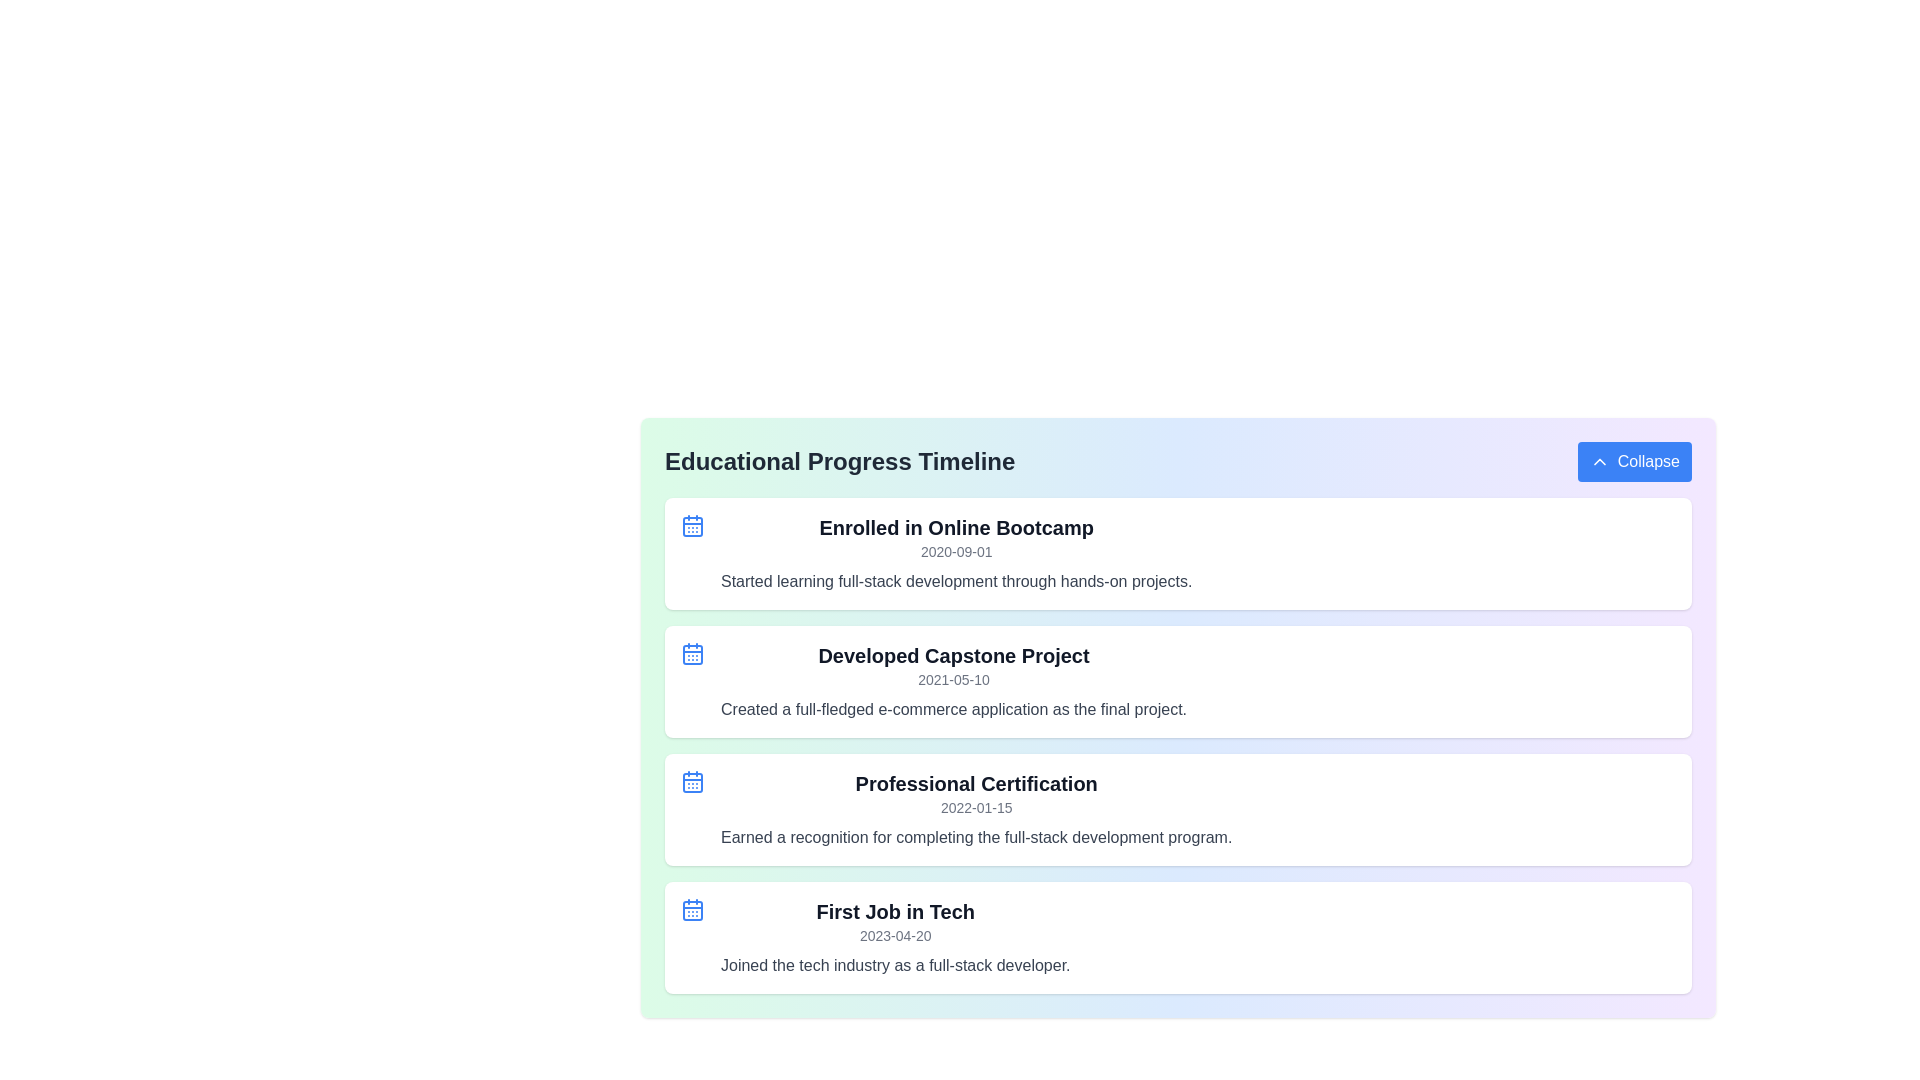  What do you see at coordinates (692, 526) in the screenshot?
I see `the graphical detail within the calendar icon located to the left of the title 'Enrolled in Online Bootcamp' in the educational timeline` at bounding box center [692, 526].